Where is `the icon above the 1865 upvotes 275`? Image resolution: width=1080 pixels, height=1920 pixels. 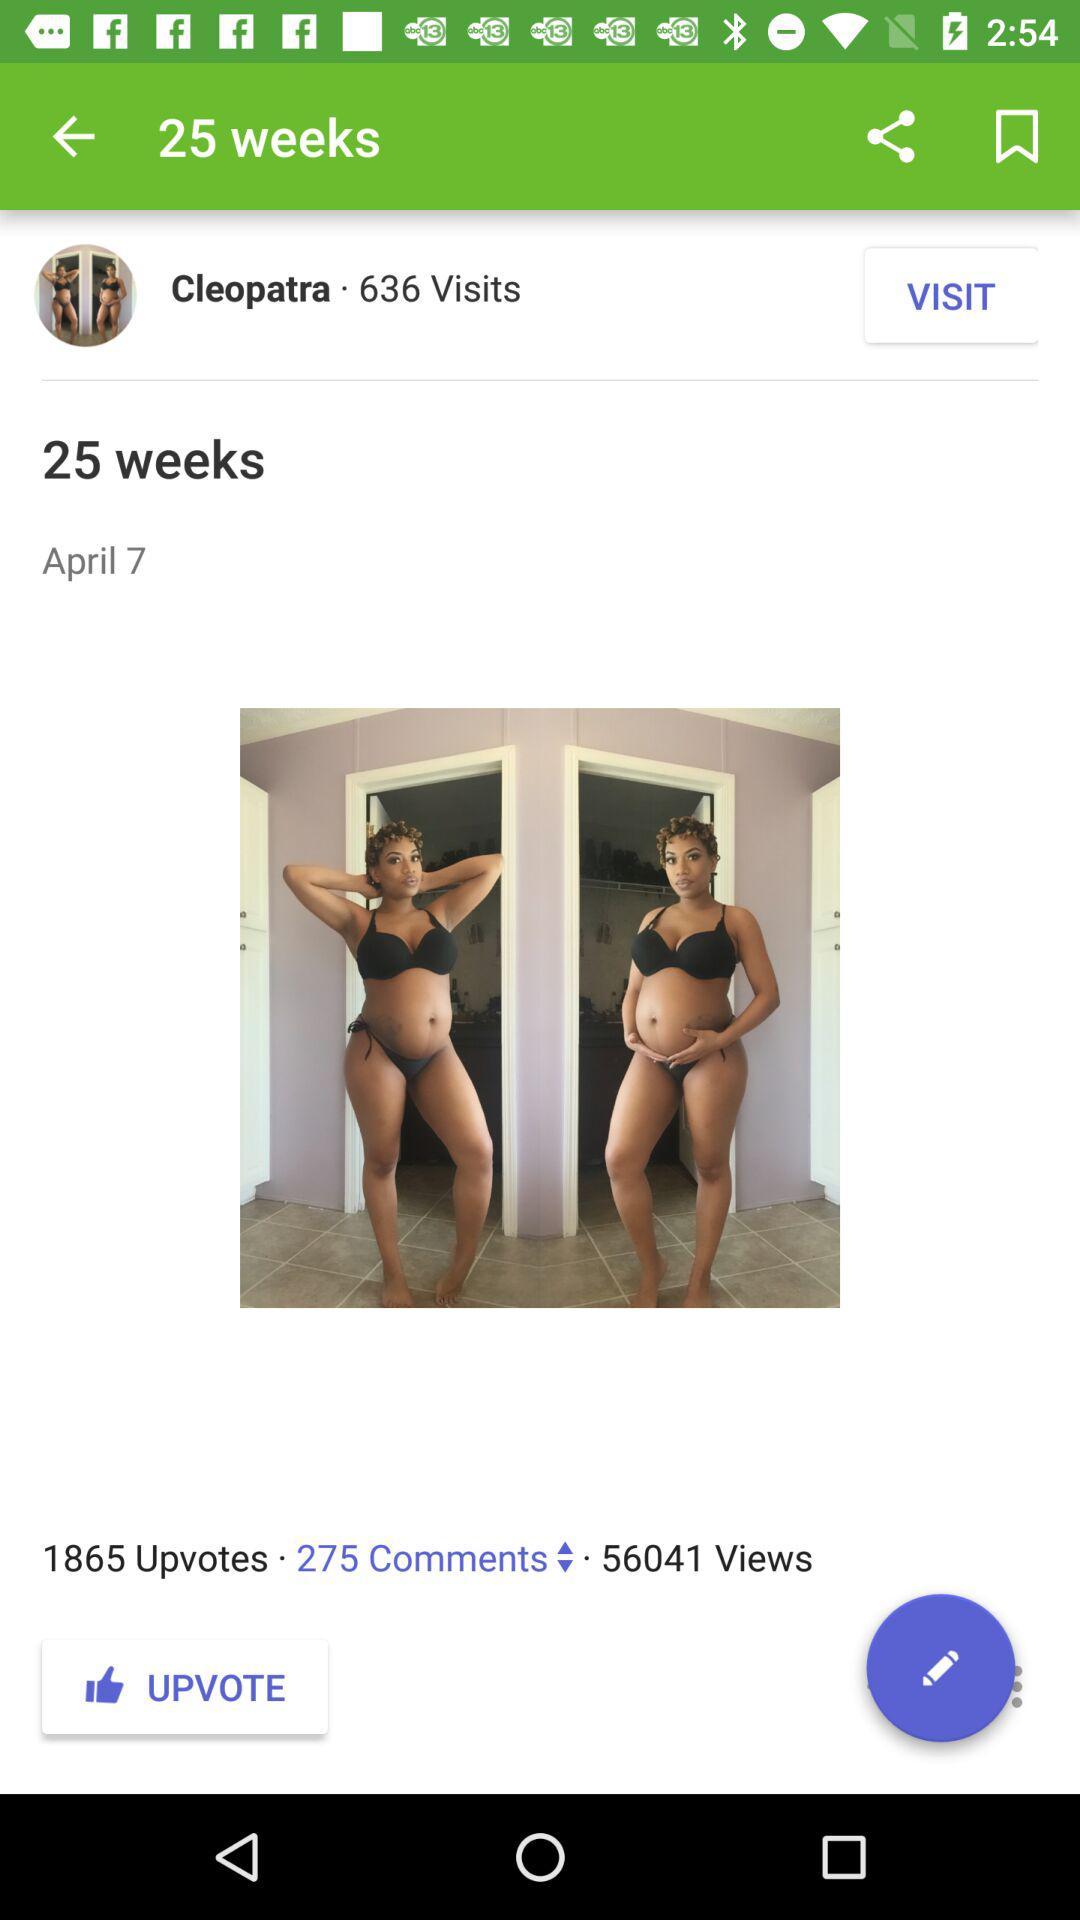 the icon above the 1865 upvotes 275 is located at coordinates (540, 1057).